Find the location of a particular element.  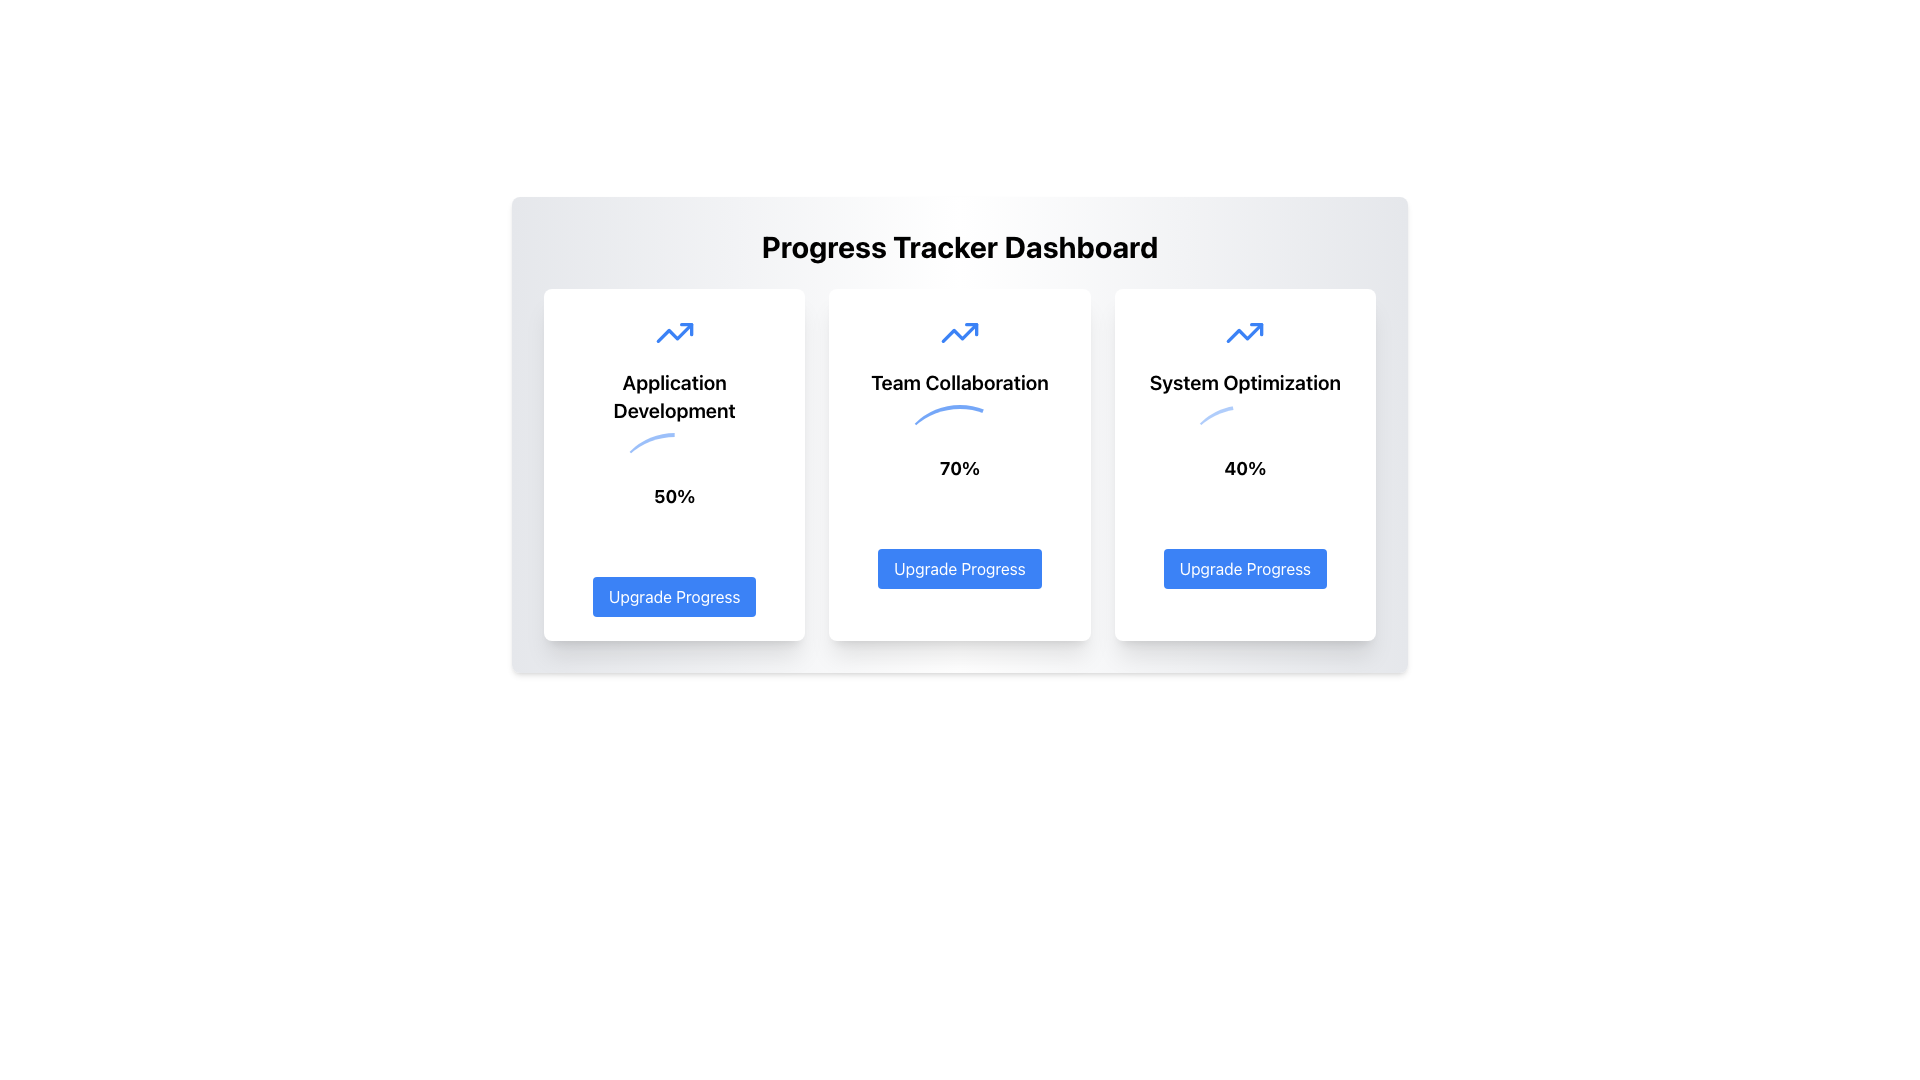

the blue button labeled 'Upgrade Progress' located at the bottom of the leftmost white card to initiate the upgrade is located at coordinates (674, 596).